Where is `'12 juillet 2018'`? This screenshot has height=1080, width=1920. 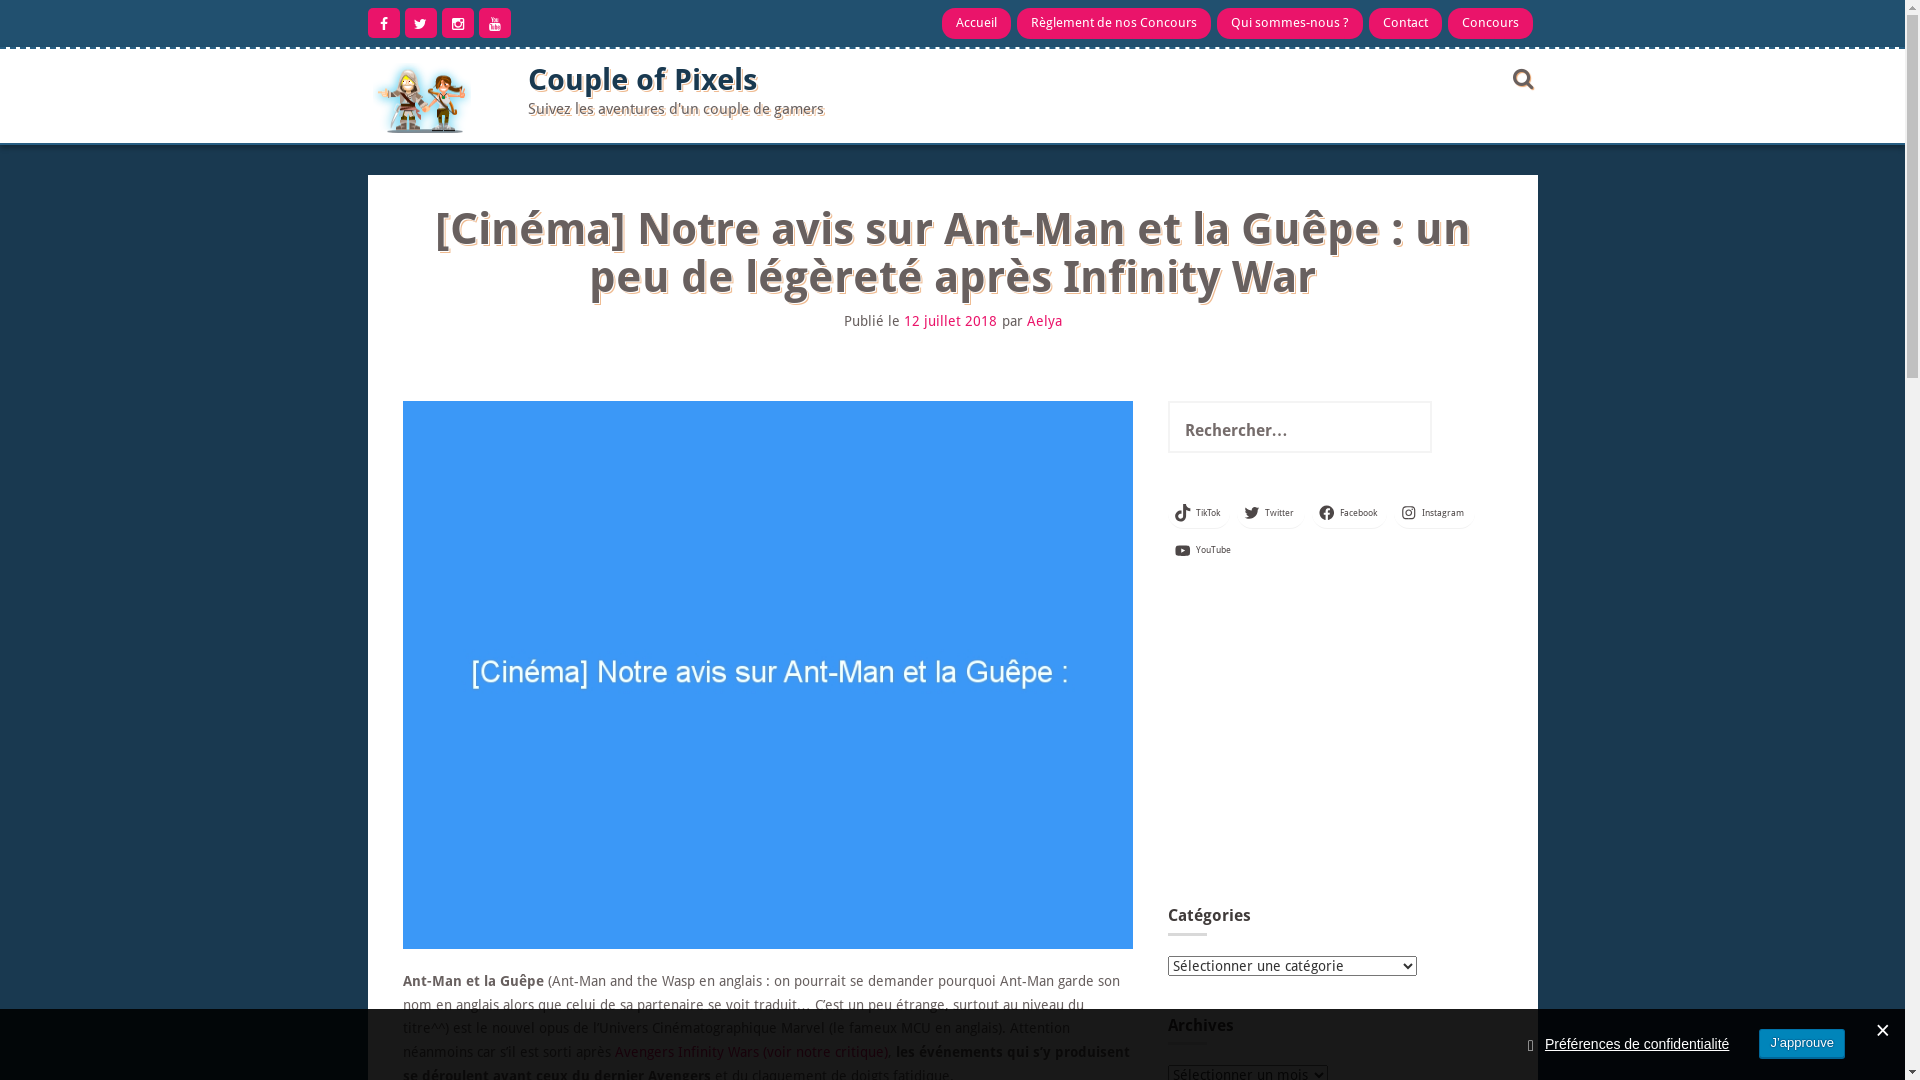
'12 juillet 2018' is located at coordinates (949, 319).